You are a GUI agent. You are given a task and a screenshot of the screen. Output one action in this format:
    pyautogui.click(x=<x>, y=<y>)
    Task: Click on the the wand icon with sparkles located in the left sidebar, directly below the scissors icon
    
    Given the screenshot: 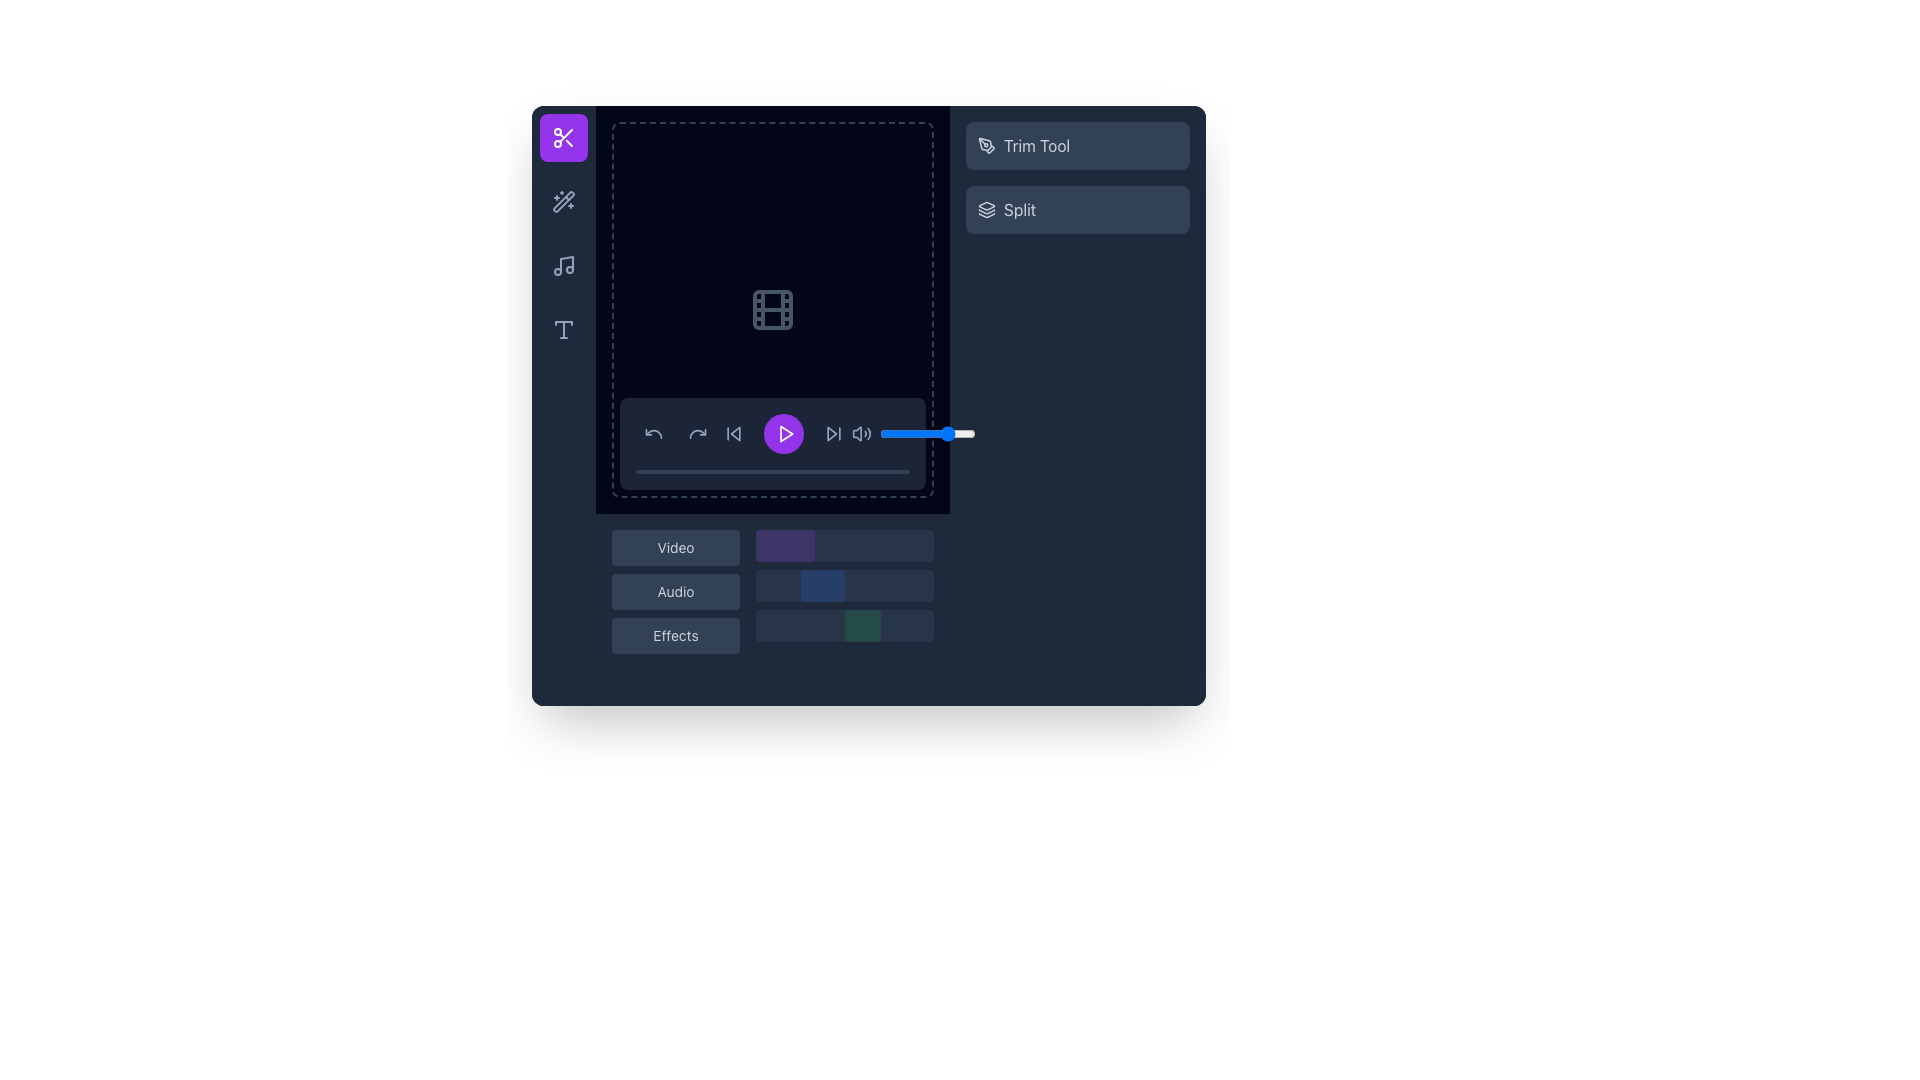 What is the action you would take?
    pyautogui.click(x=563, y=201)
    